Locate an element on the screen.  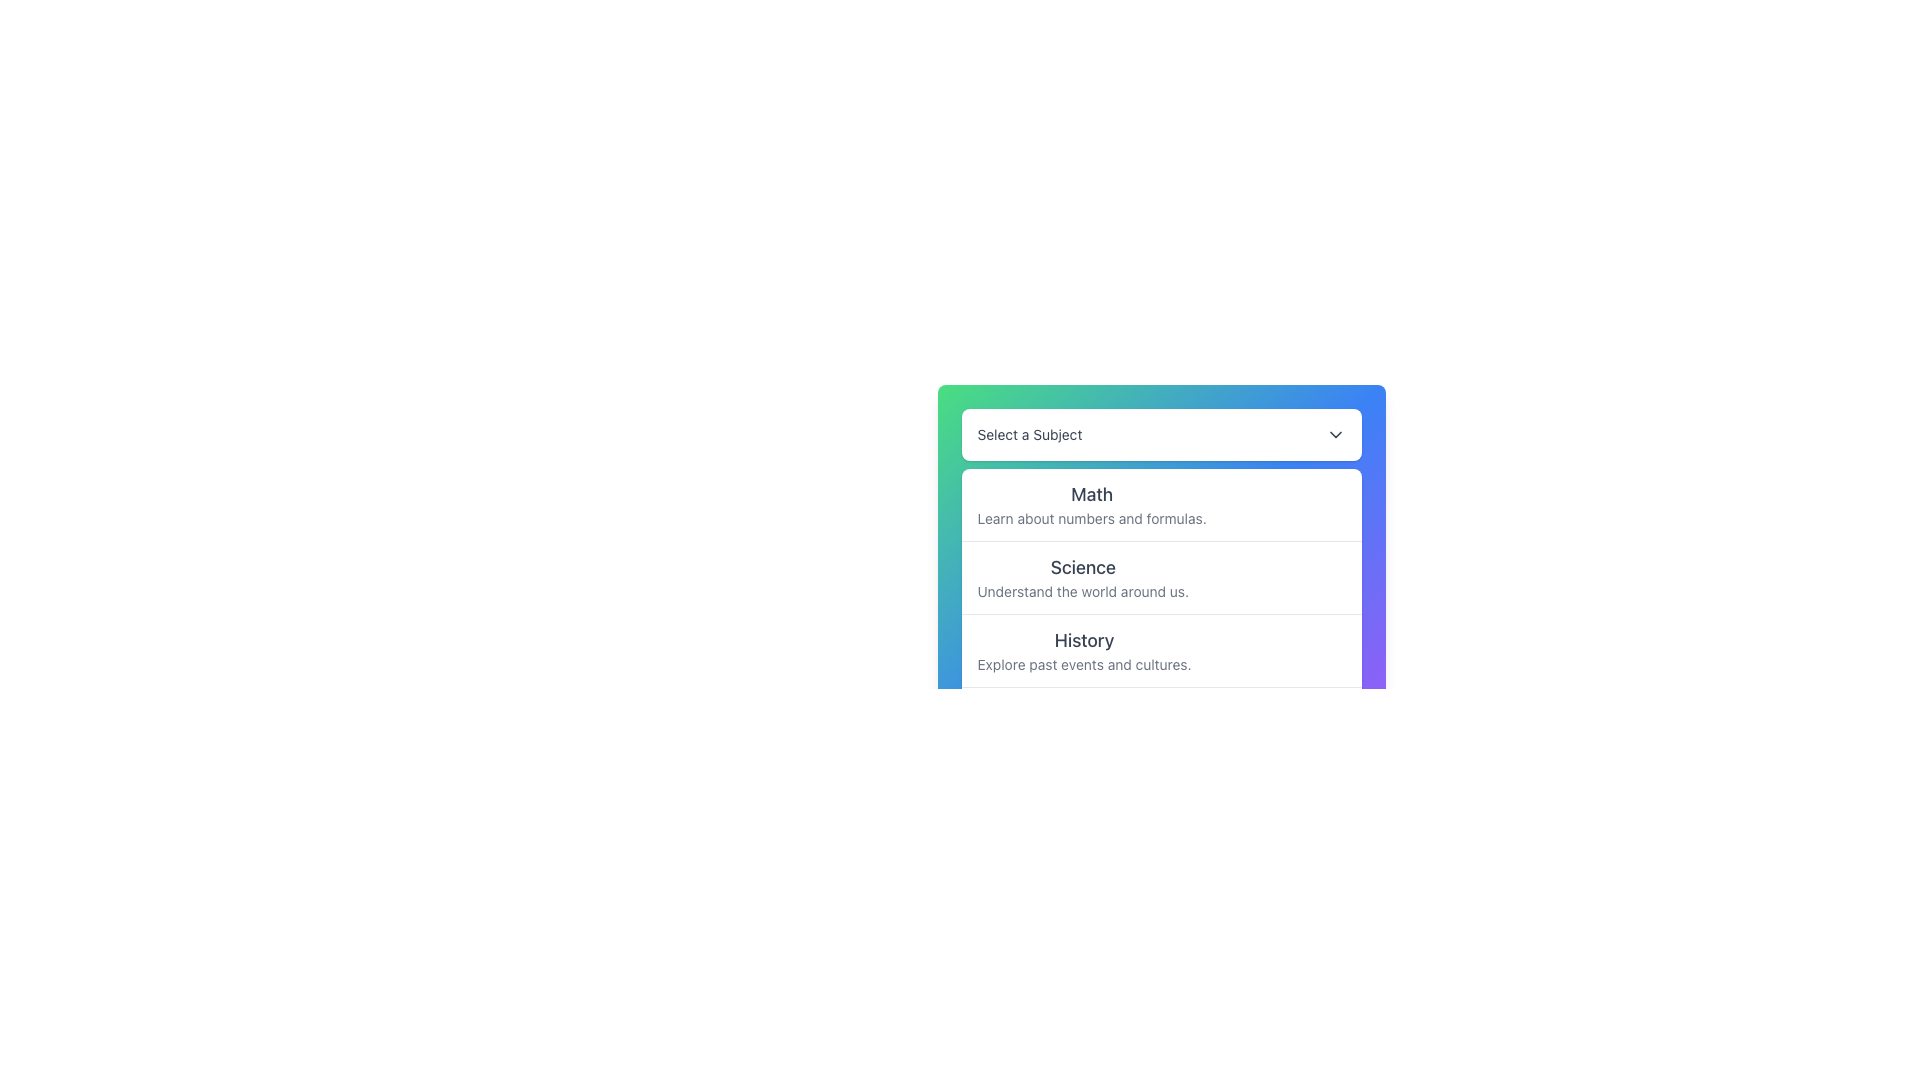
the second selectable list item labeled 'Science' in the dropdown menu is located at coordinates (1161, 577).